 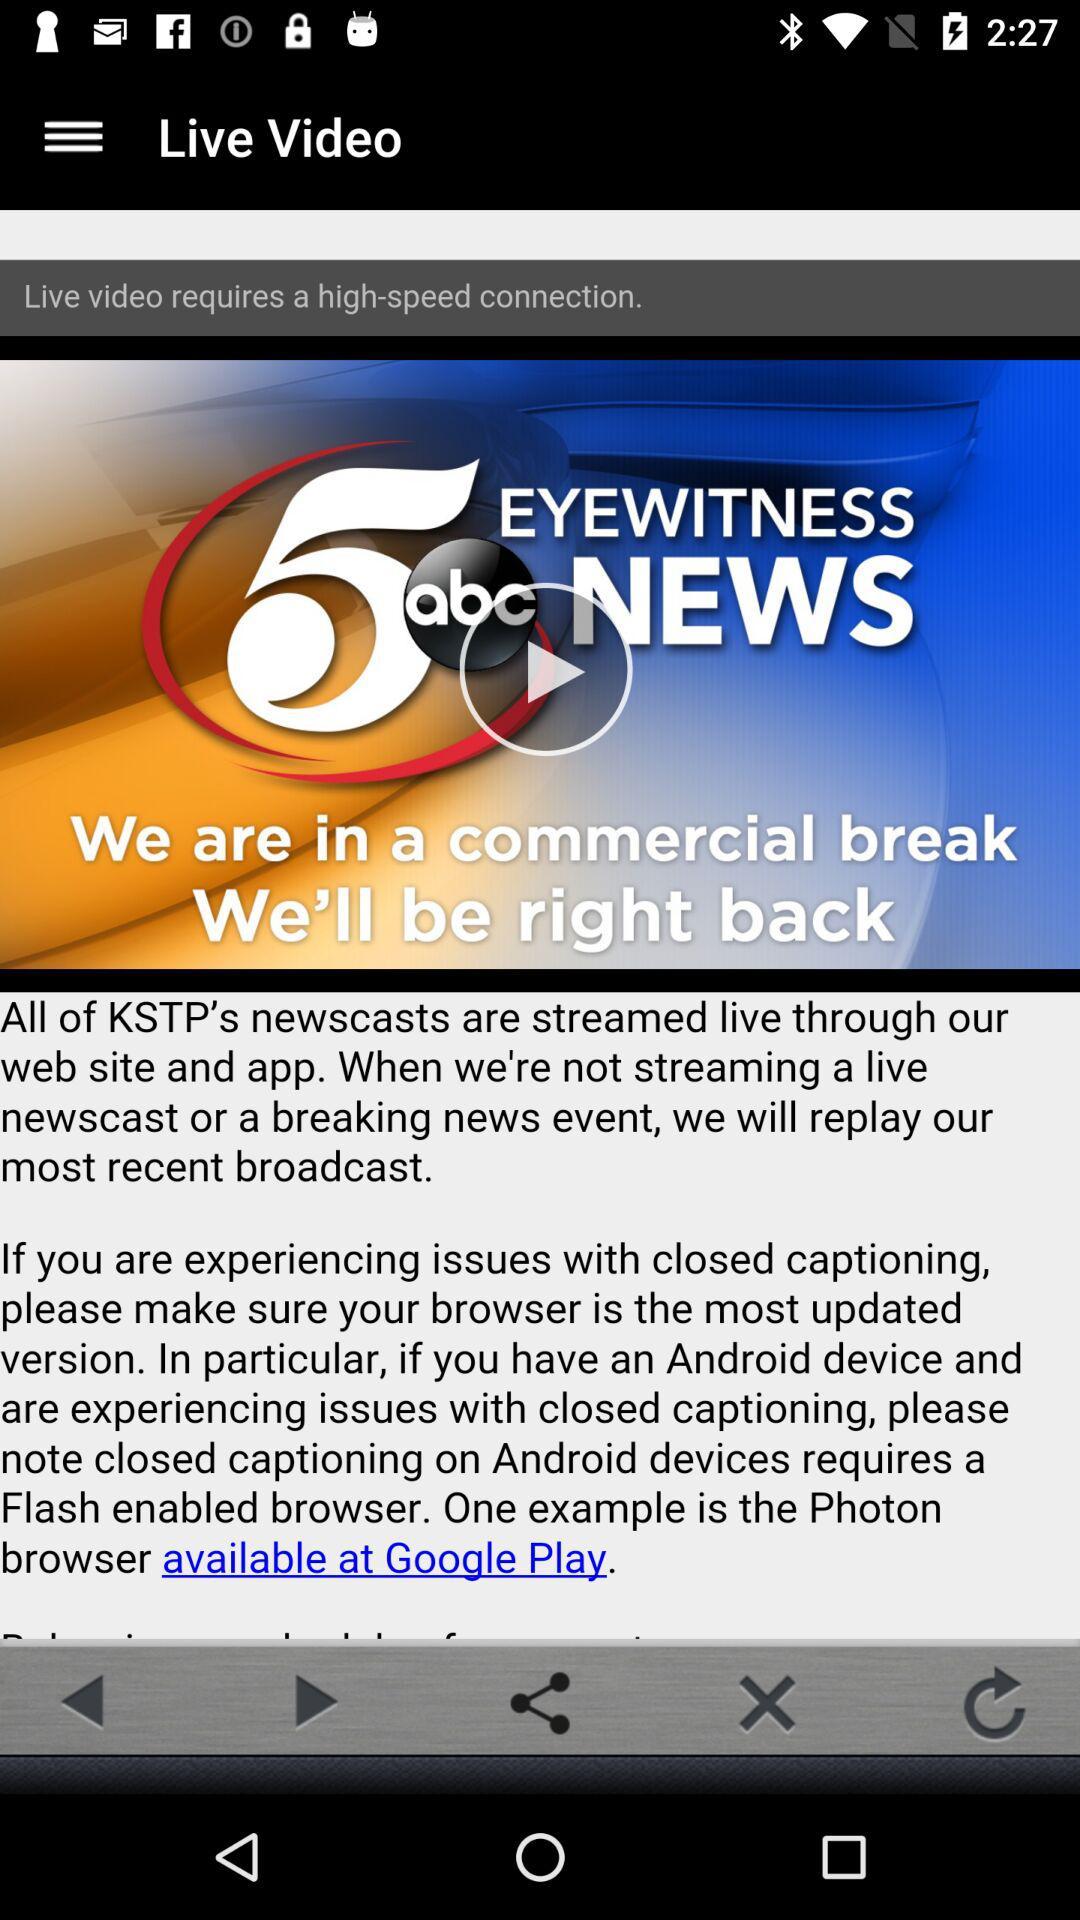 I want to click on button, so click(x=766, y=1702).